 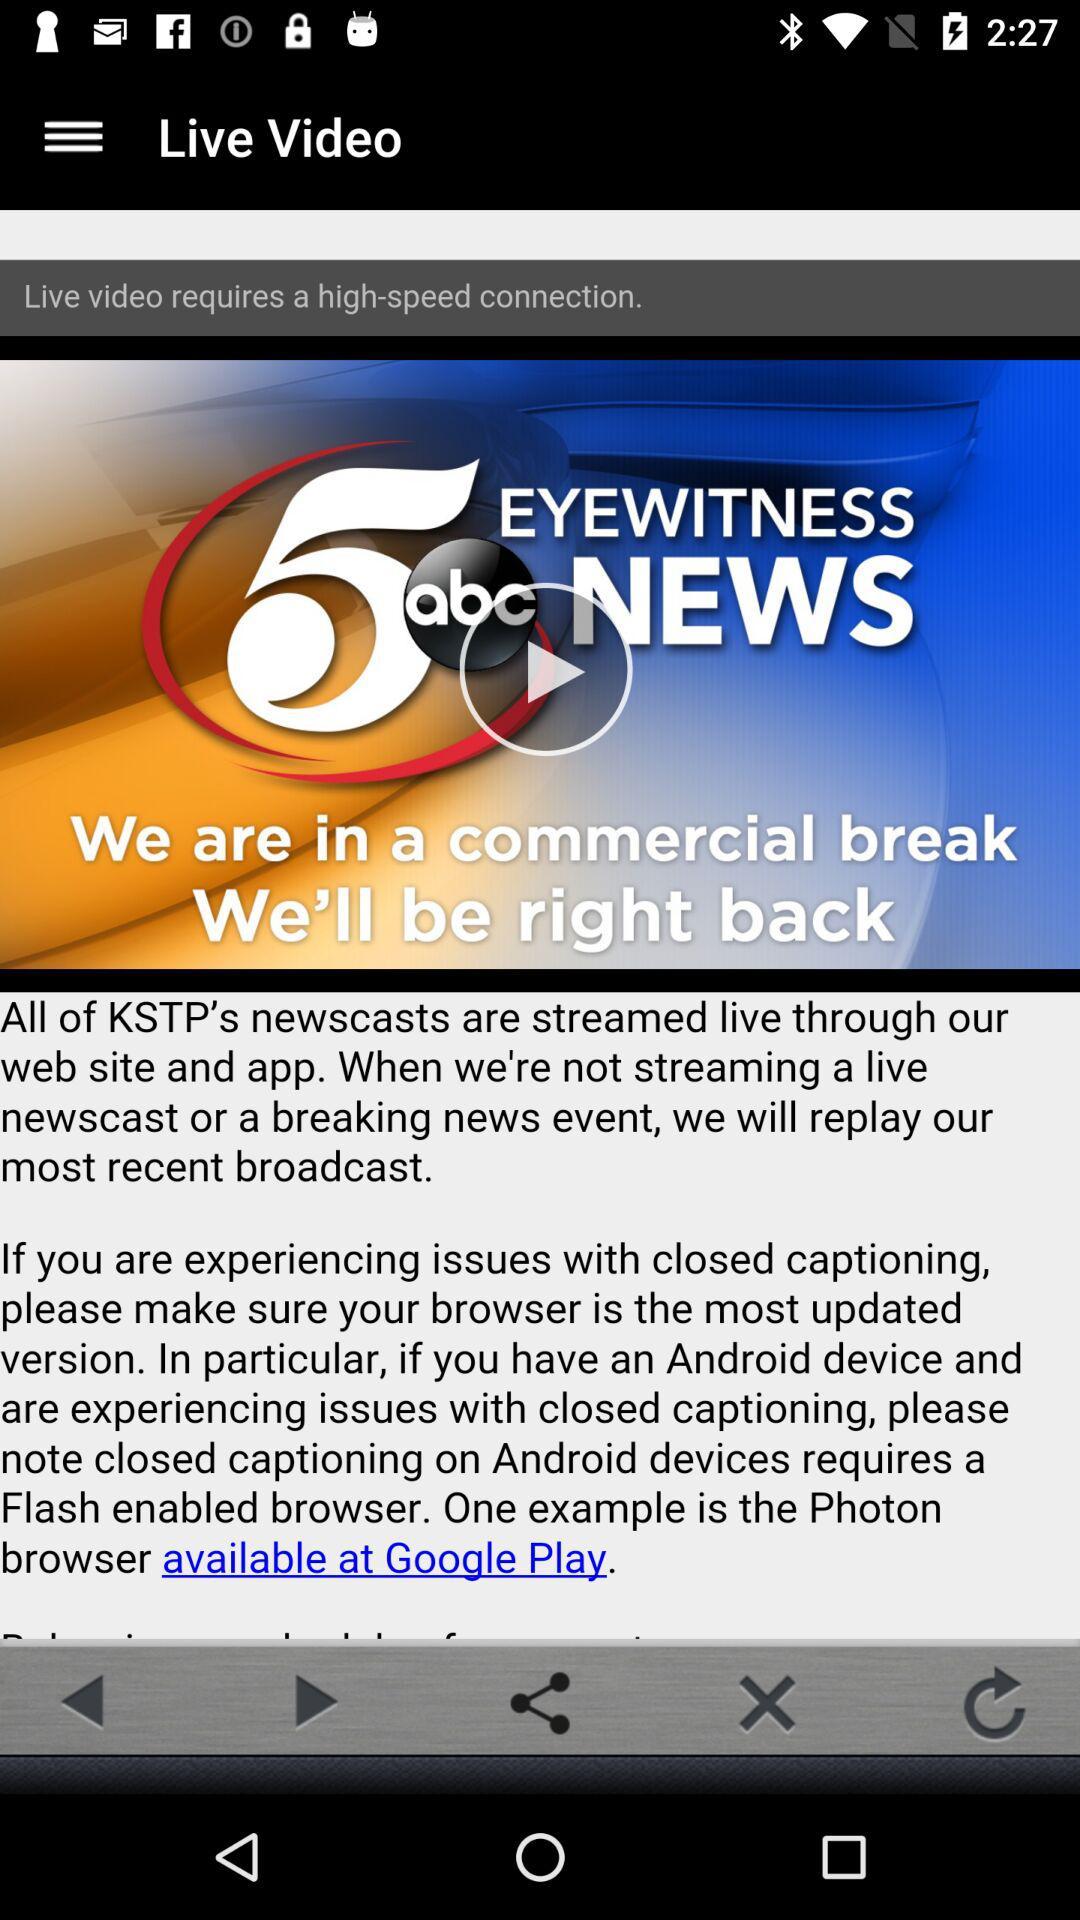 I want to click on button, so click(x=766, y=1702).